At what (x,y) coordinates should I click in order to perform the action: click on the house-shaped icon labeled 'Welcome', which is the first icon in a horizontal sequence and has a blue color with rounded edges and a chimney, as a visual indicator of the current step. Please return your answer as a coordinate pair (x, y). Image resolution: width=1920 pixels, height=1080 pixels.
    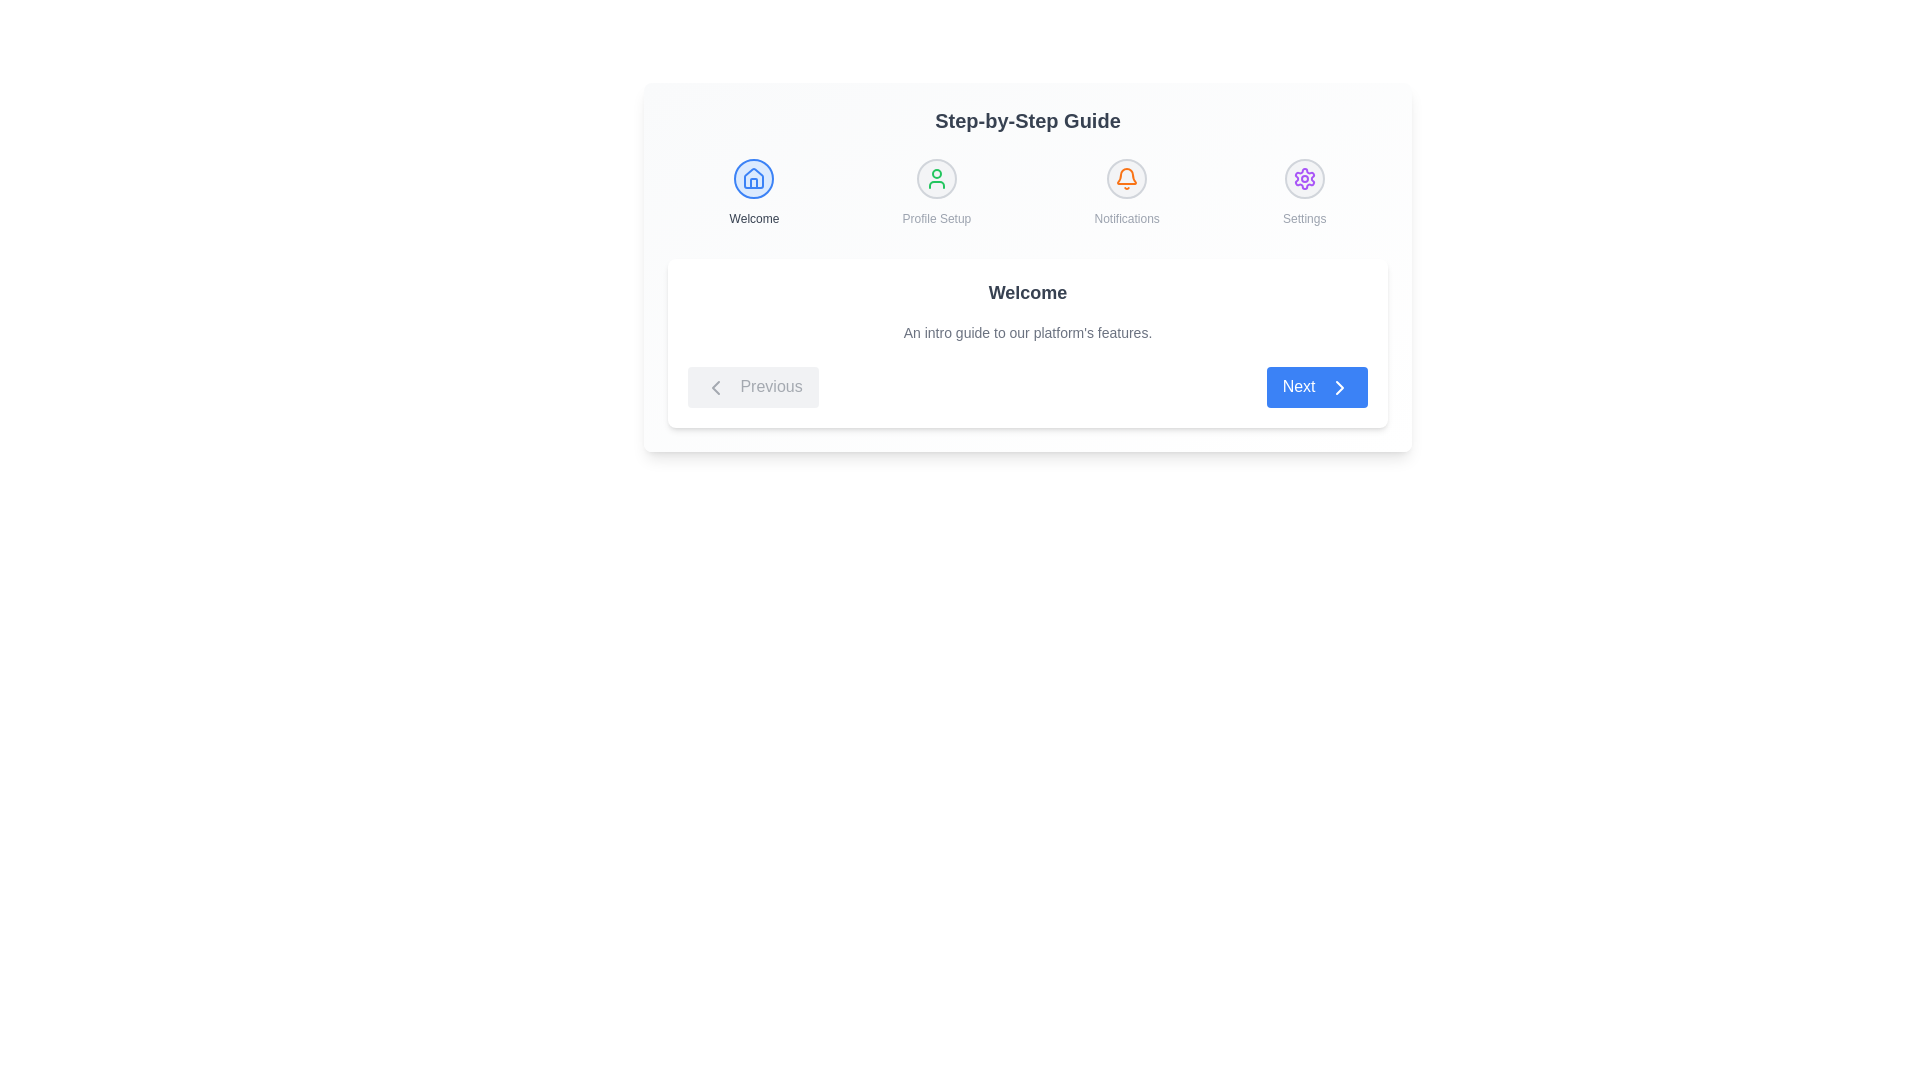
    Looking at the image, I should click on (753, 177).